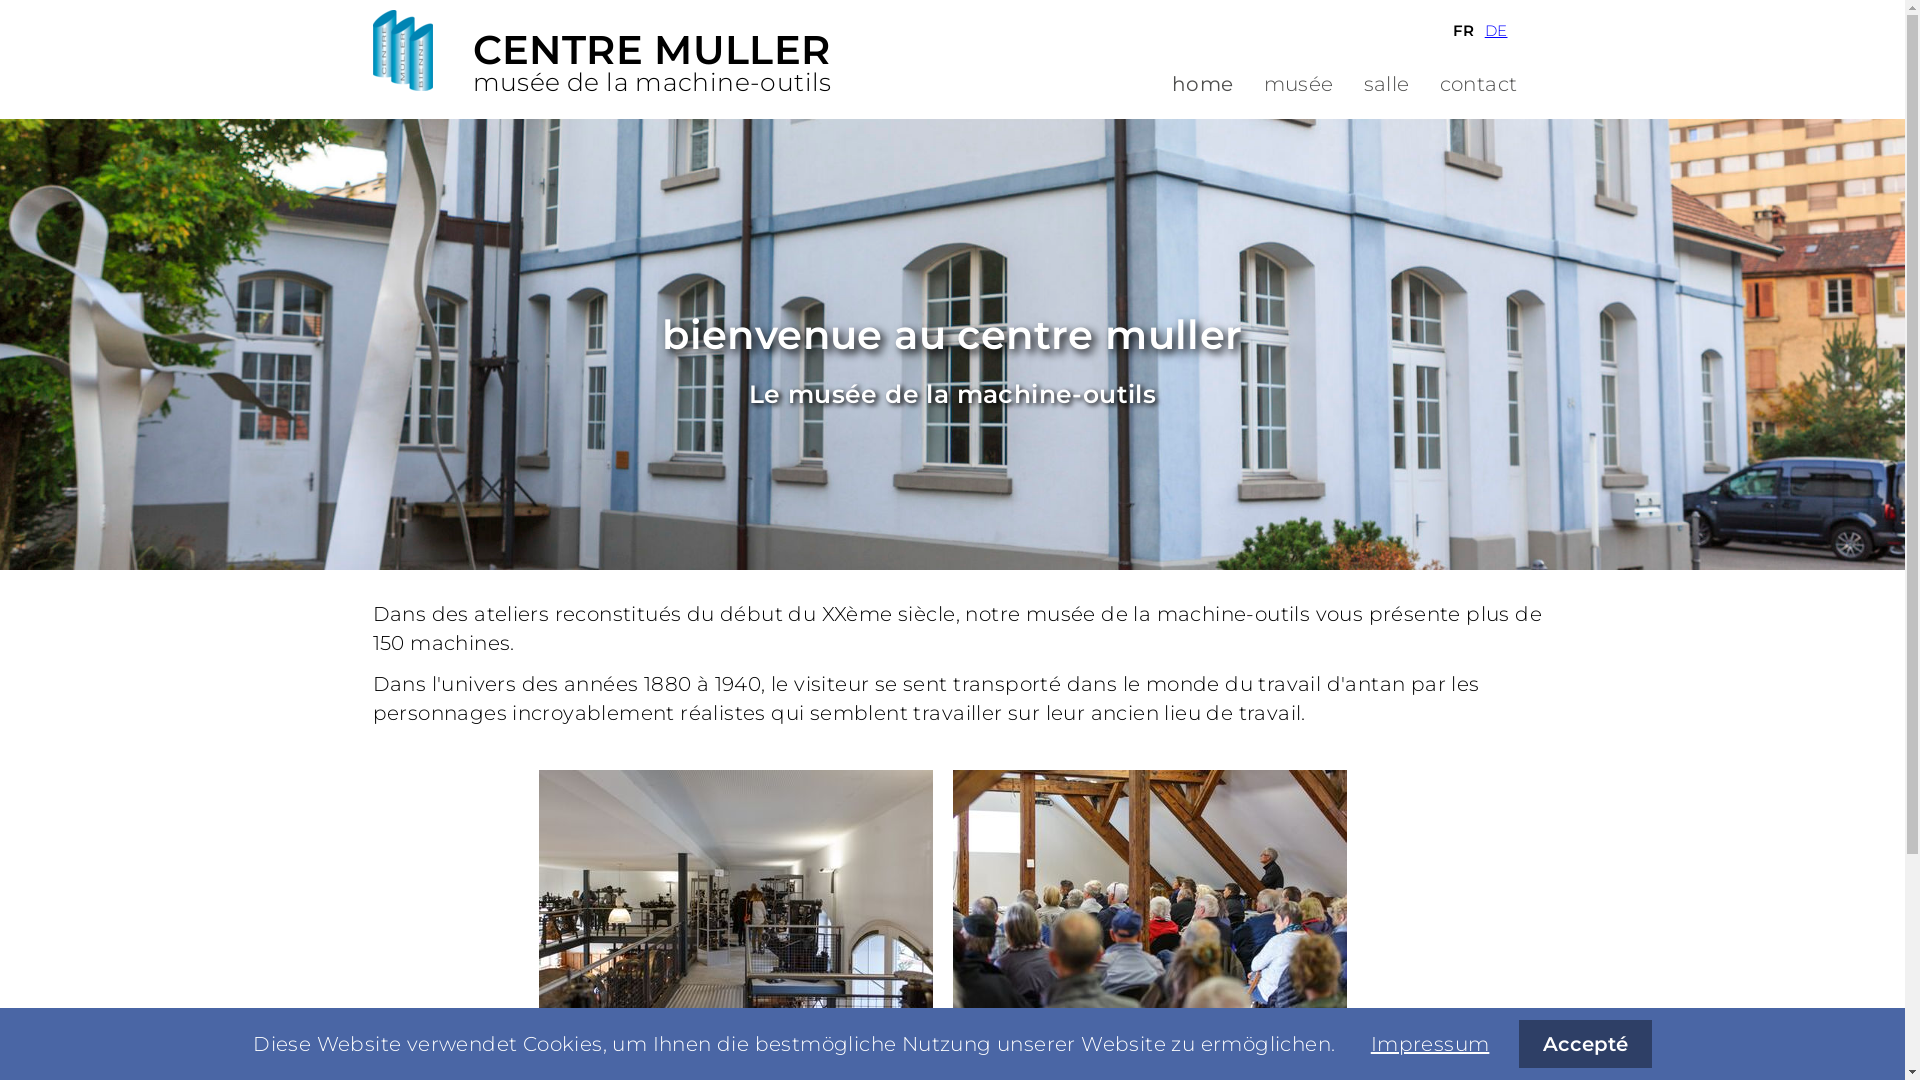 This screenshot has height=1080, width=1920. What do you see at coordinates (1415, 1055) in the screenshot?
I see `'impressum'` at bounding box center [1415, 1055].